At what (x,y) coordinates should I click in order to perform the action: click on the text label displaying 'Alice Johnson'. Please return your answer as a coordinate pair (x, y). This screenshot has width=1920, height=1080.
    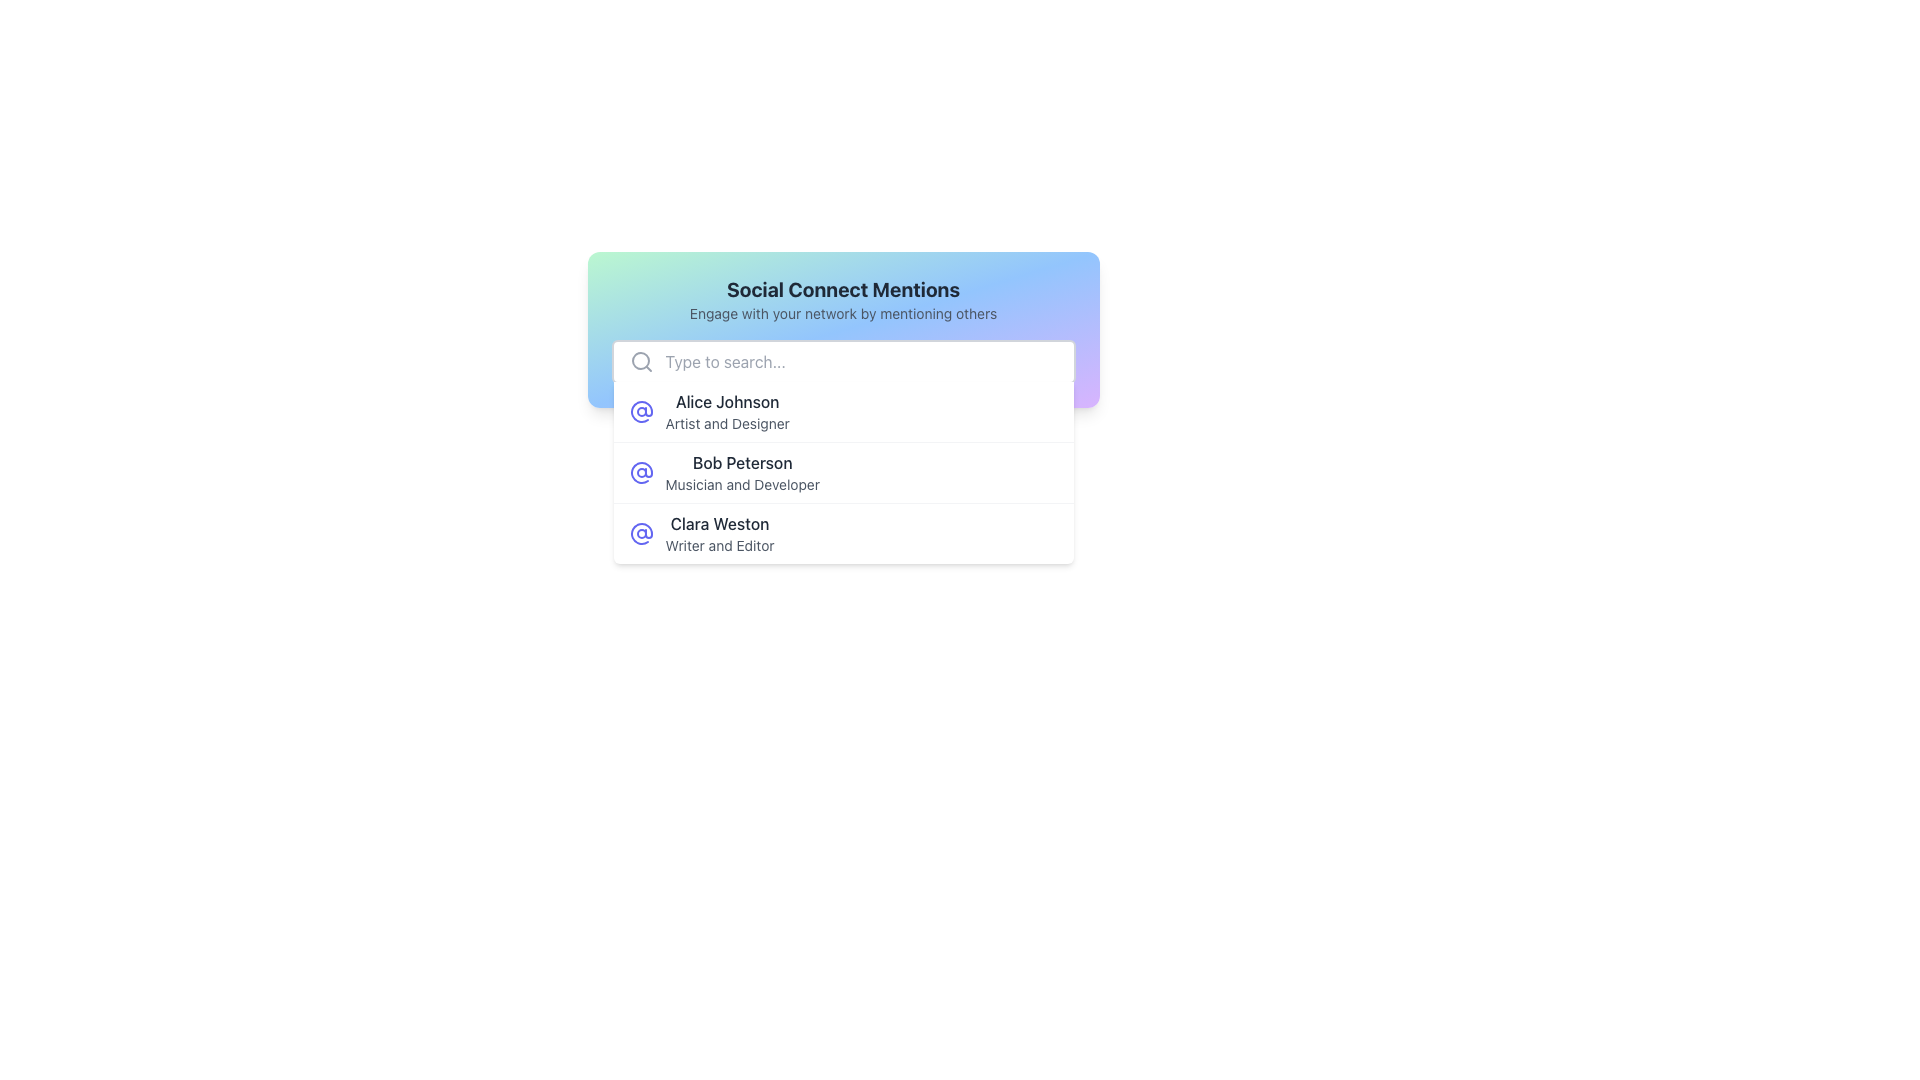
    Looking at the image, I should click on (726, 401).